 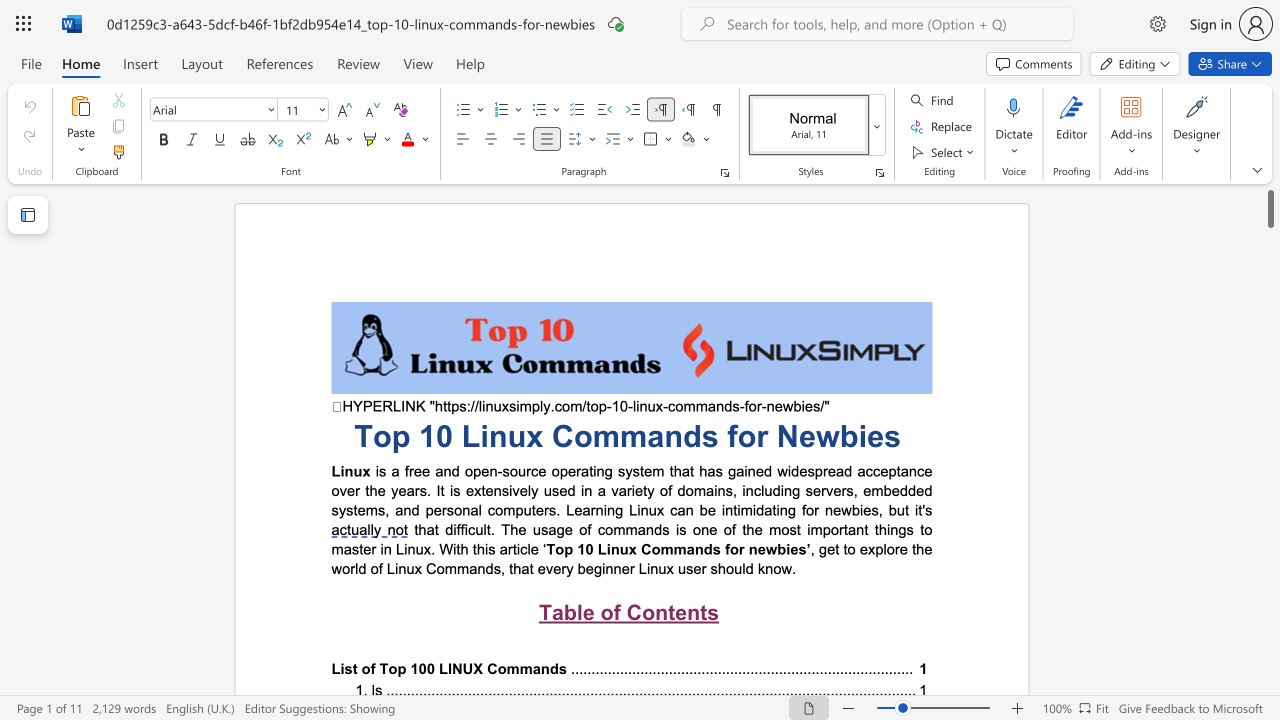 I want to click on the 1th character "o" in the text, so click(x=606, y=611).